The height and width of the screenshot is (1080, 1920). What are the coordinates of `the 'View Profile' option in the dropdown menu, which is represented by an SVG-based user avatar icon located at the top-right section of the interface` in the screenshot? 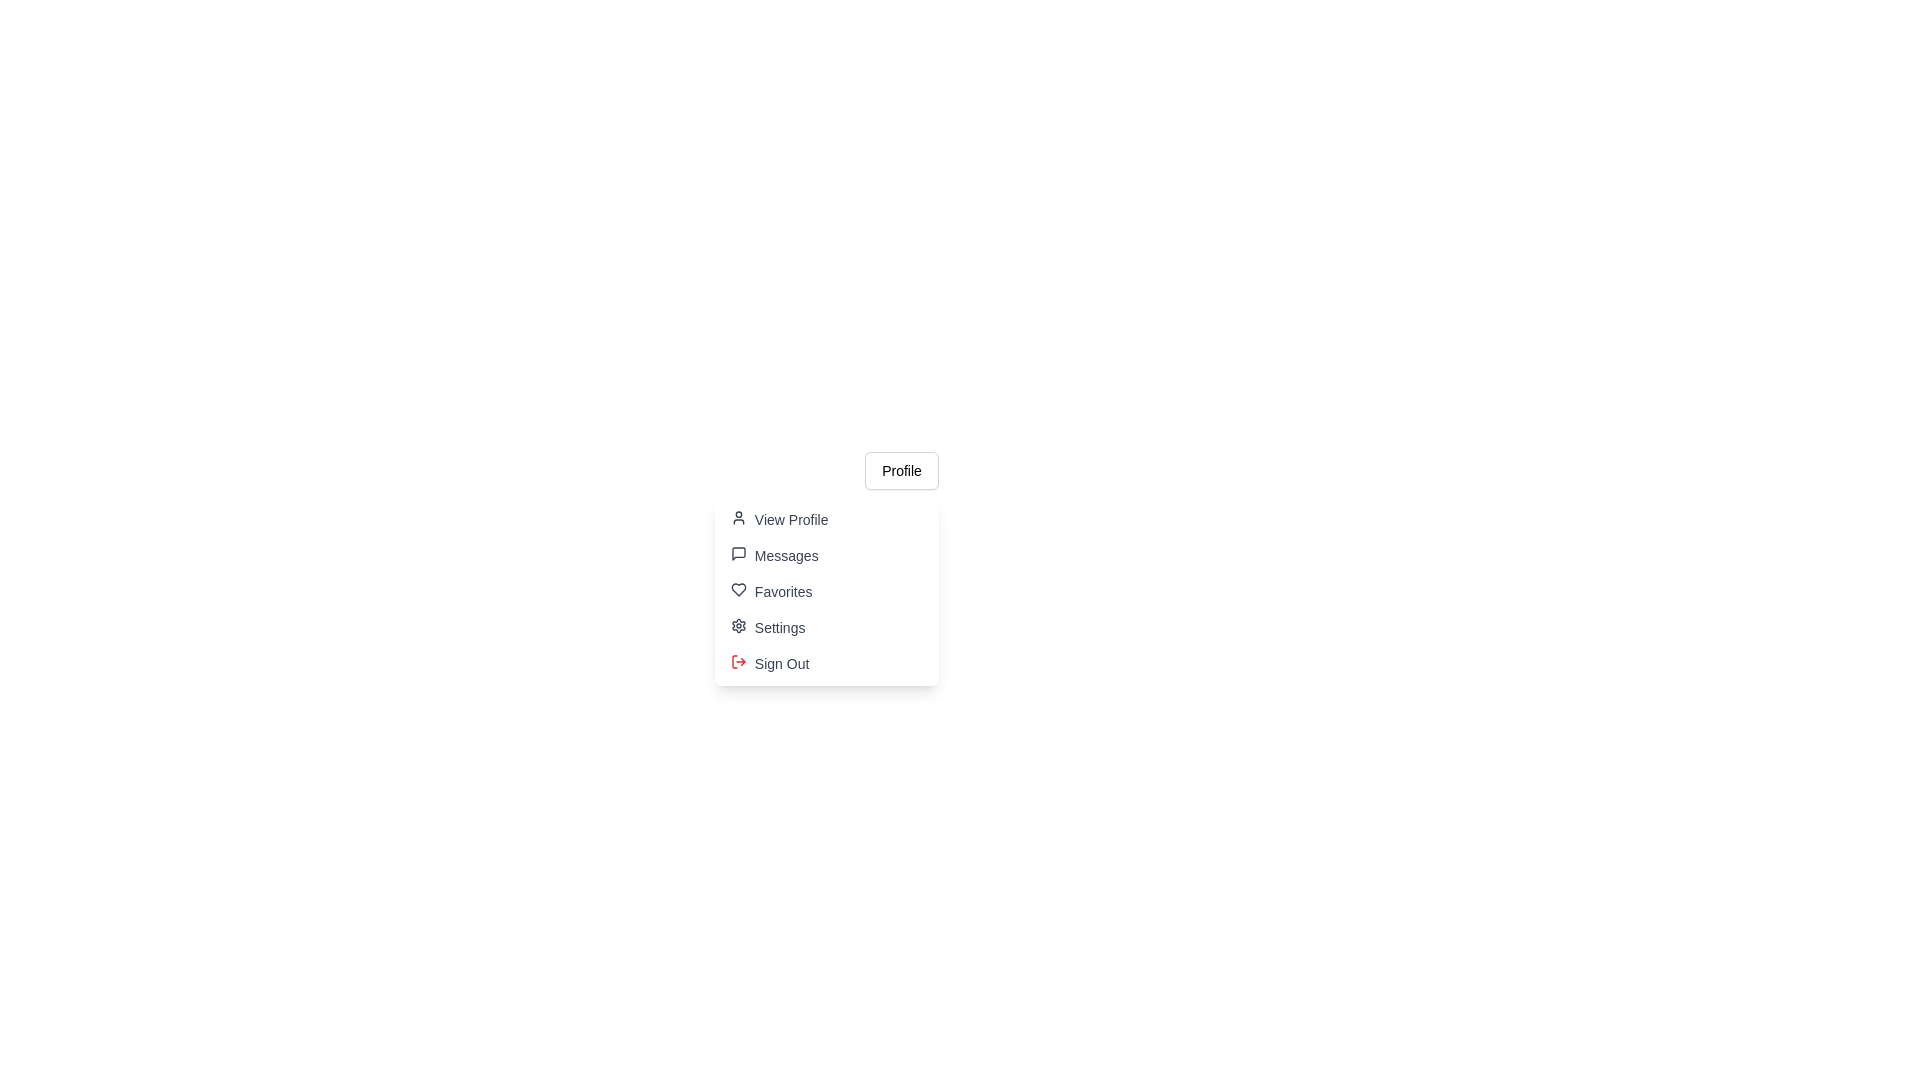 It's located at (737, 516).